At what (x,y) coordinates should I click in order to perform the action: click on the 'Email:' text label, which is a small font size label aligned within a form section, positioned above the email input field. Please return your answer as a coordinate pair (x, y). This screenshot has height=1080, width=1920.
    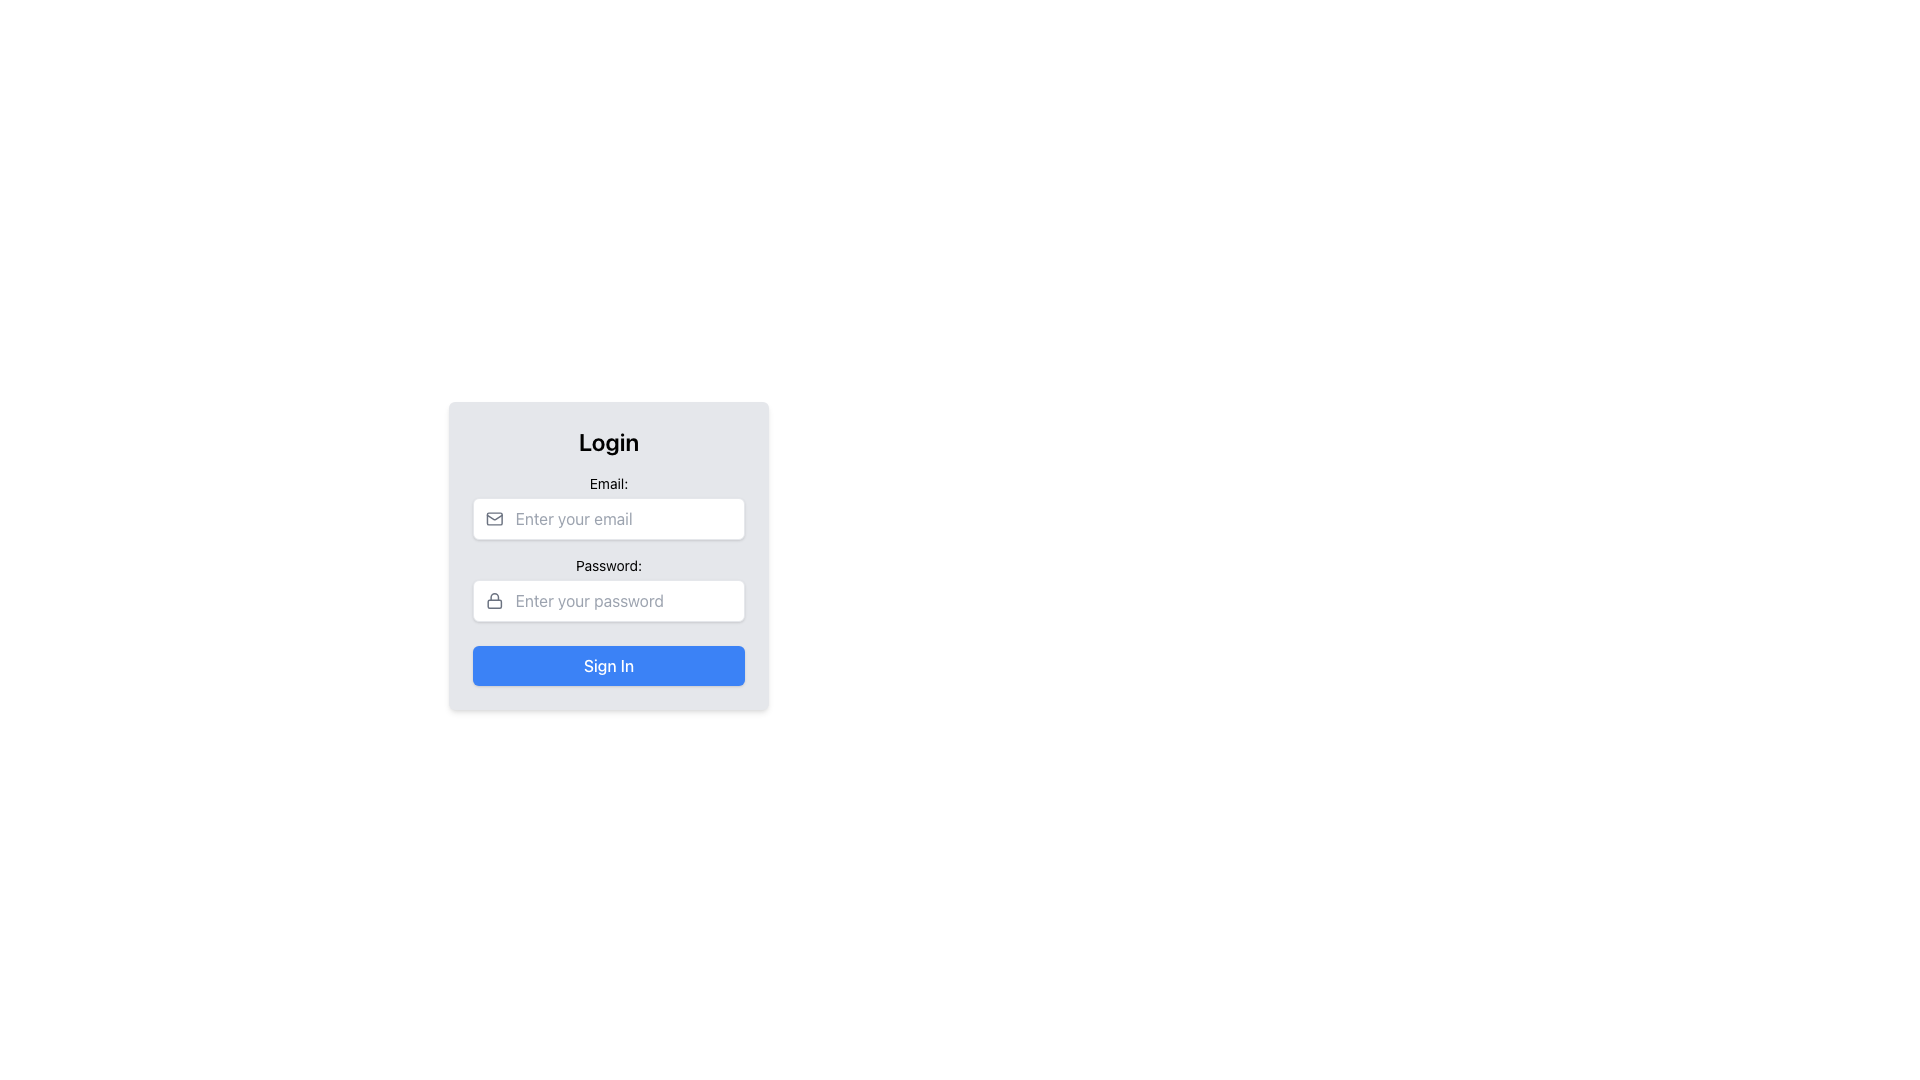
    Looking at the image, I should click on (608, 483).